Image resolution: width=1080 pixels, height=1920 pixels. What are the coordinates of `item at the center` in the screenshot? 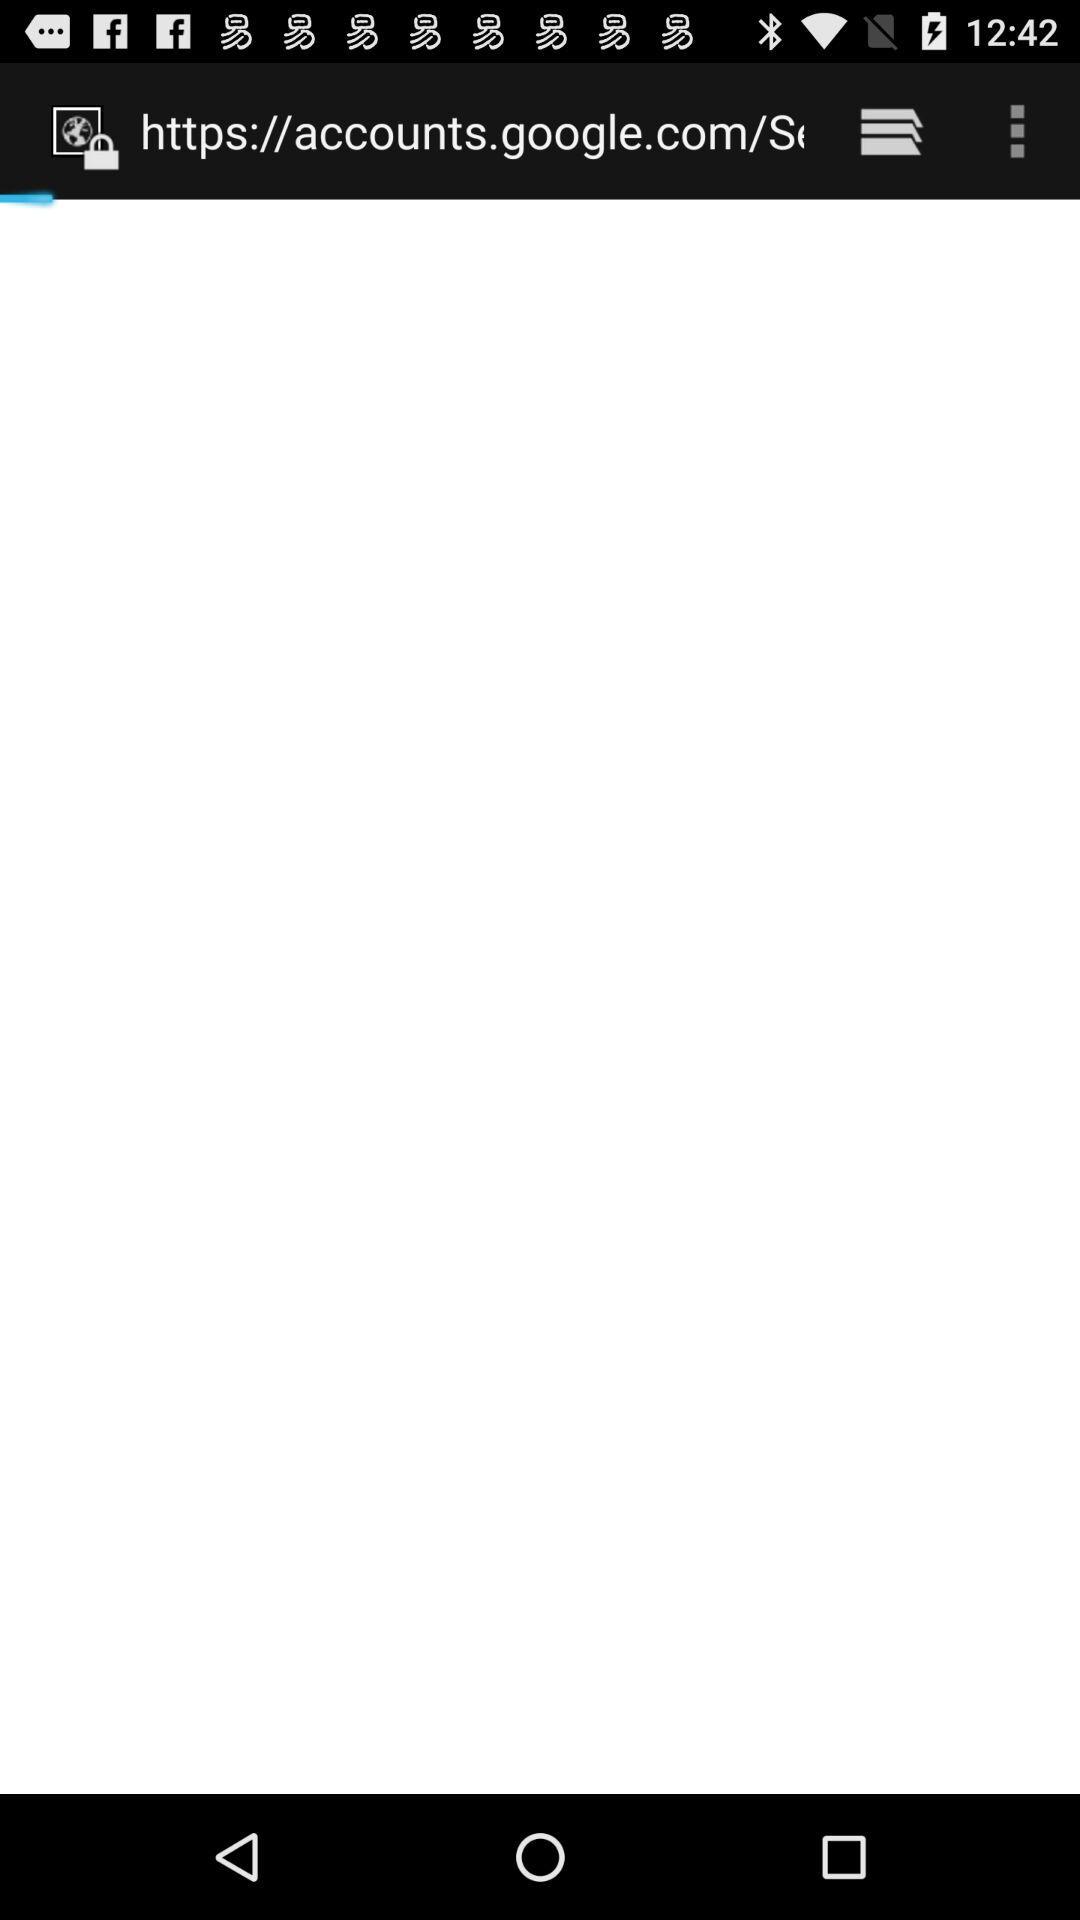 It's located at (540, 996).